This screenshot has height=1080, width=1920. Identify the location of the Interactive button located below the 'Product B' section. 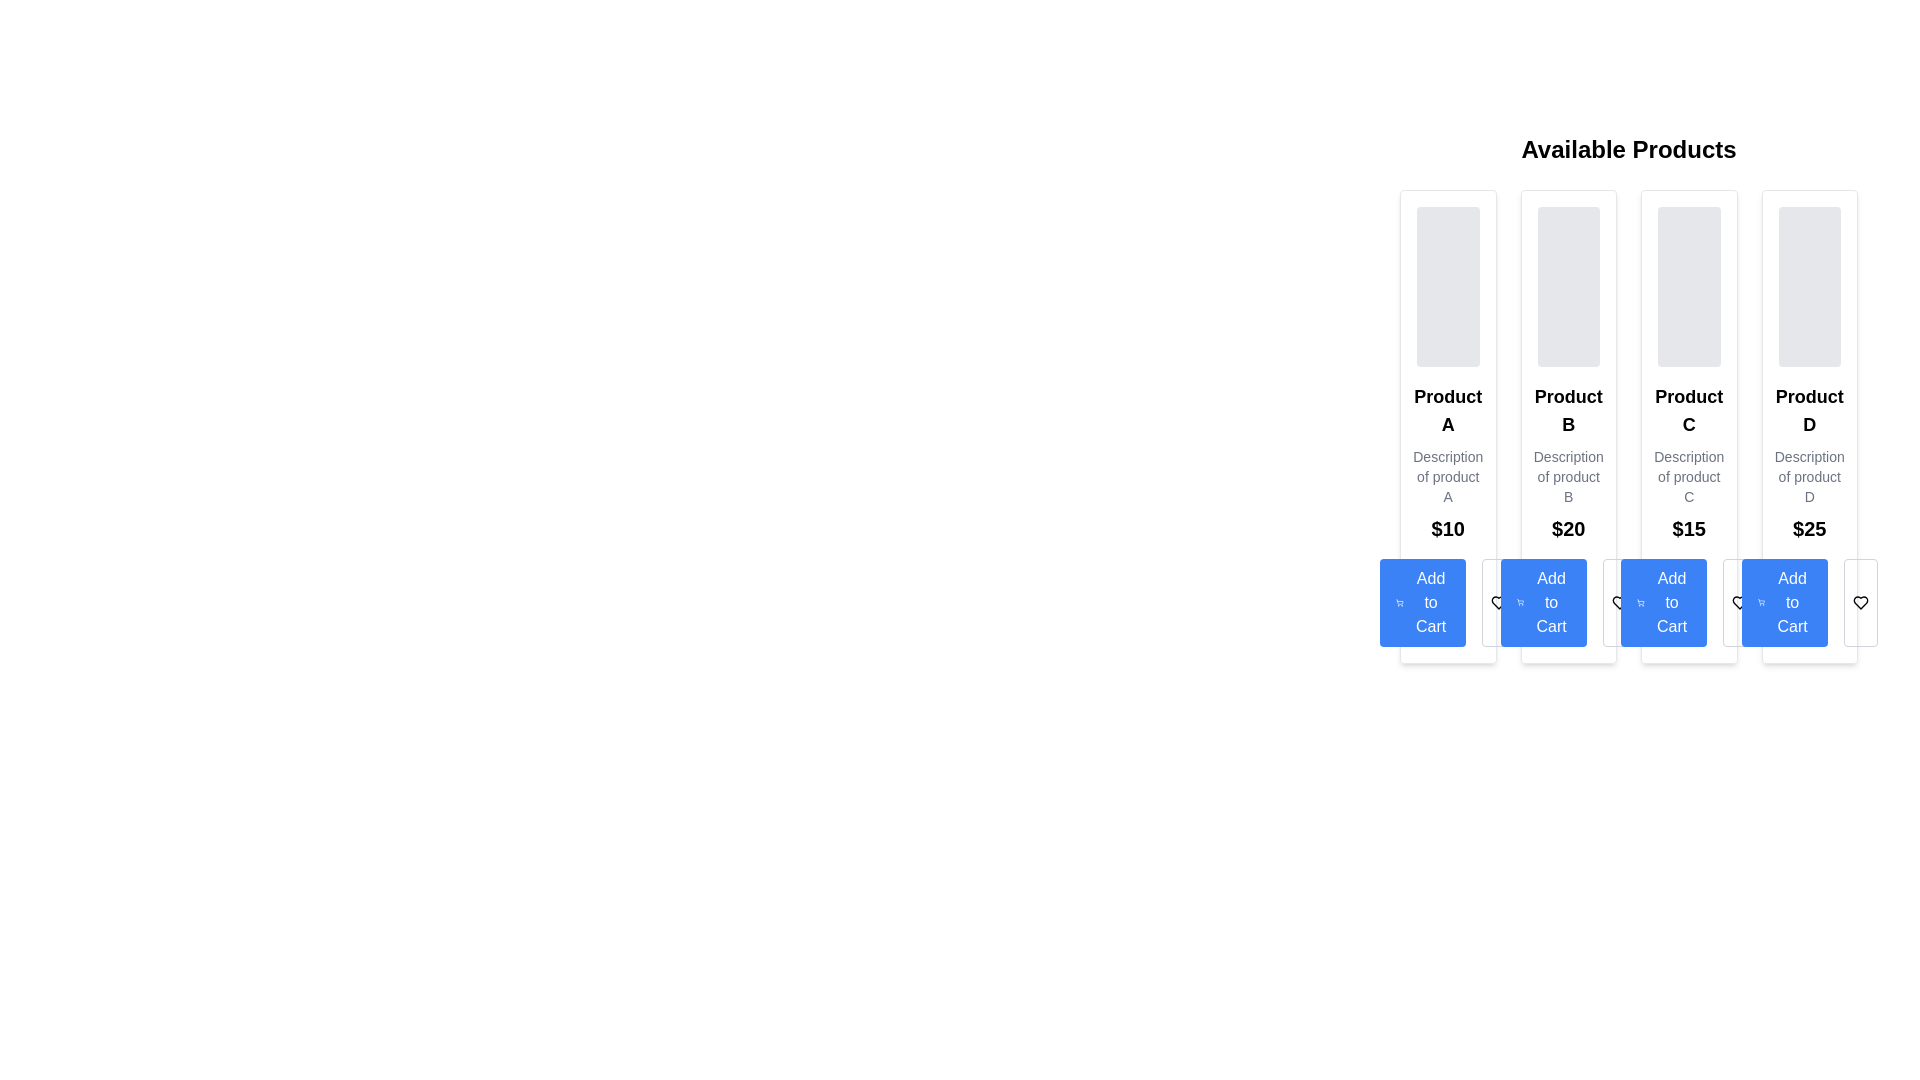
(1567, 601).